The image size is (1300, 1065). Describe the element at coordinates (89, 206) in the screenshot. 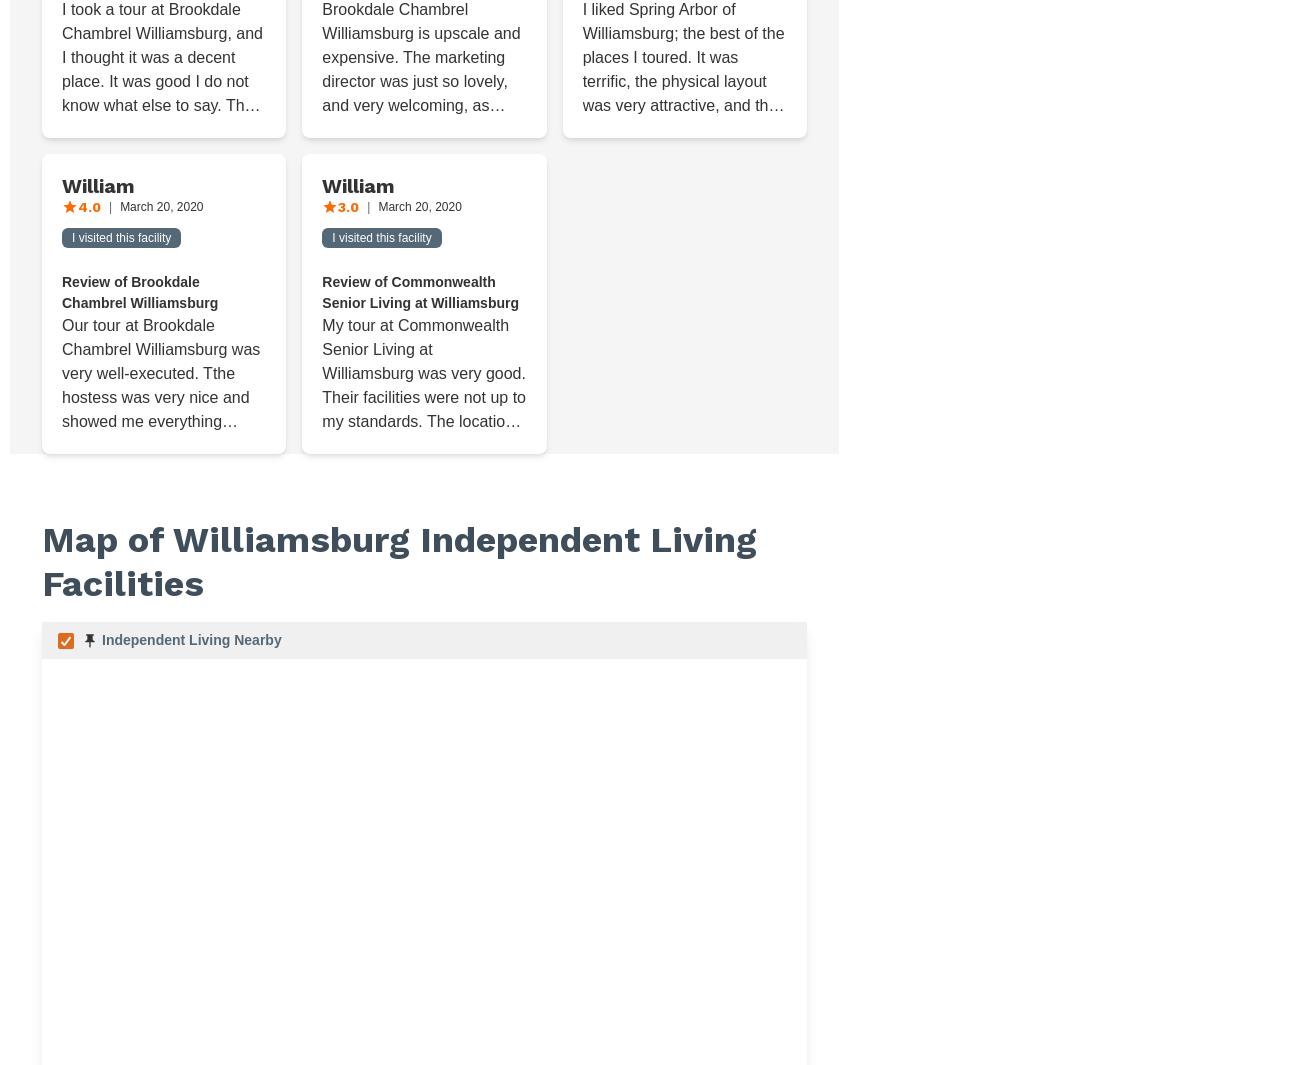

I see `'4.0'` at that location.